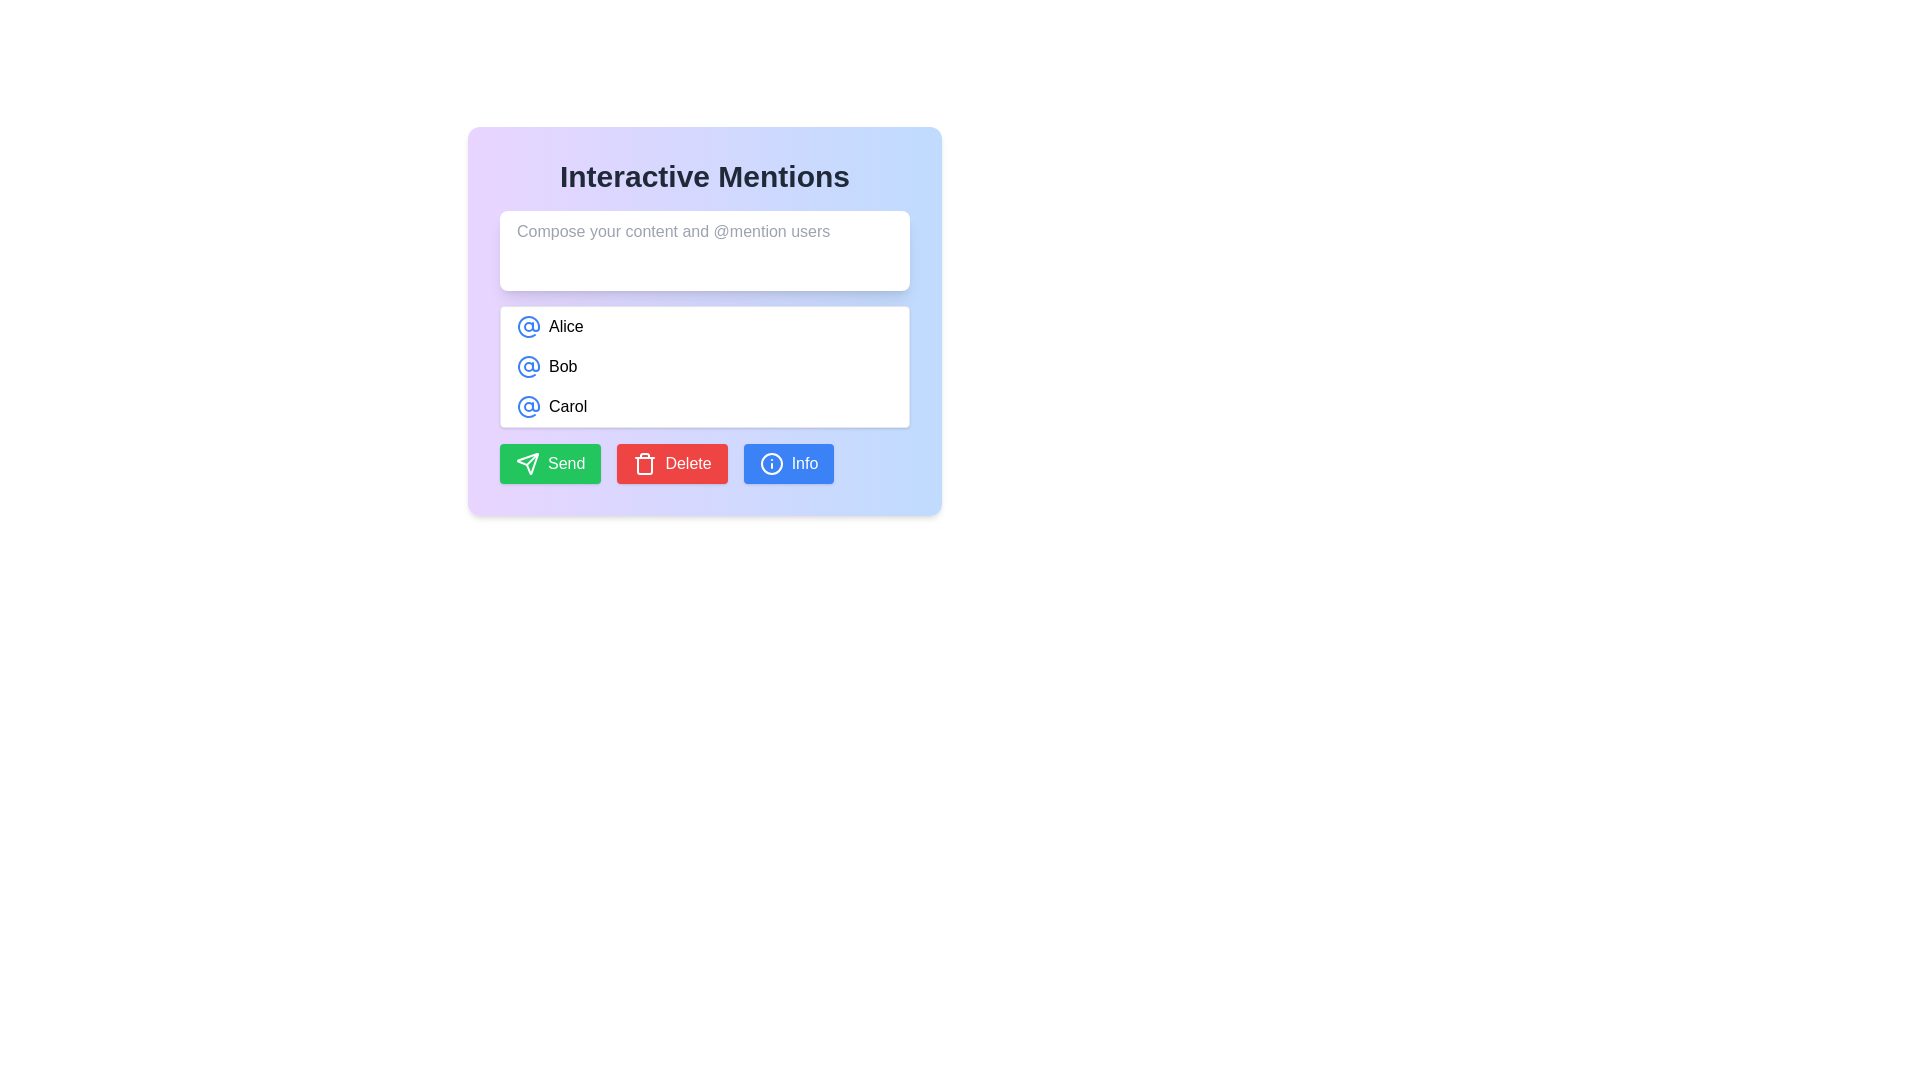  I want to click on the middle red button labeled 'Delete' with a trash can icon, so click(672, 463).